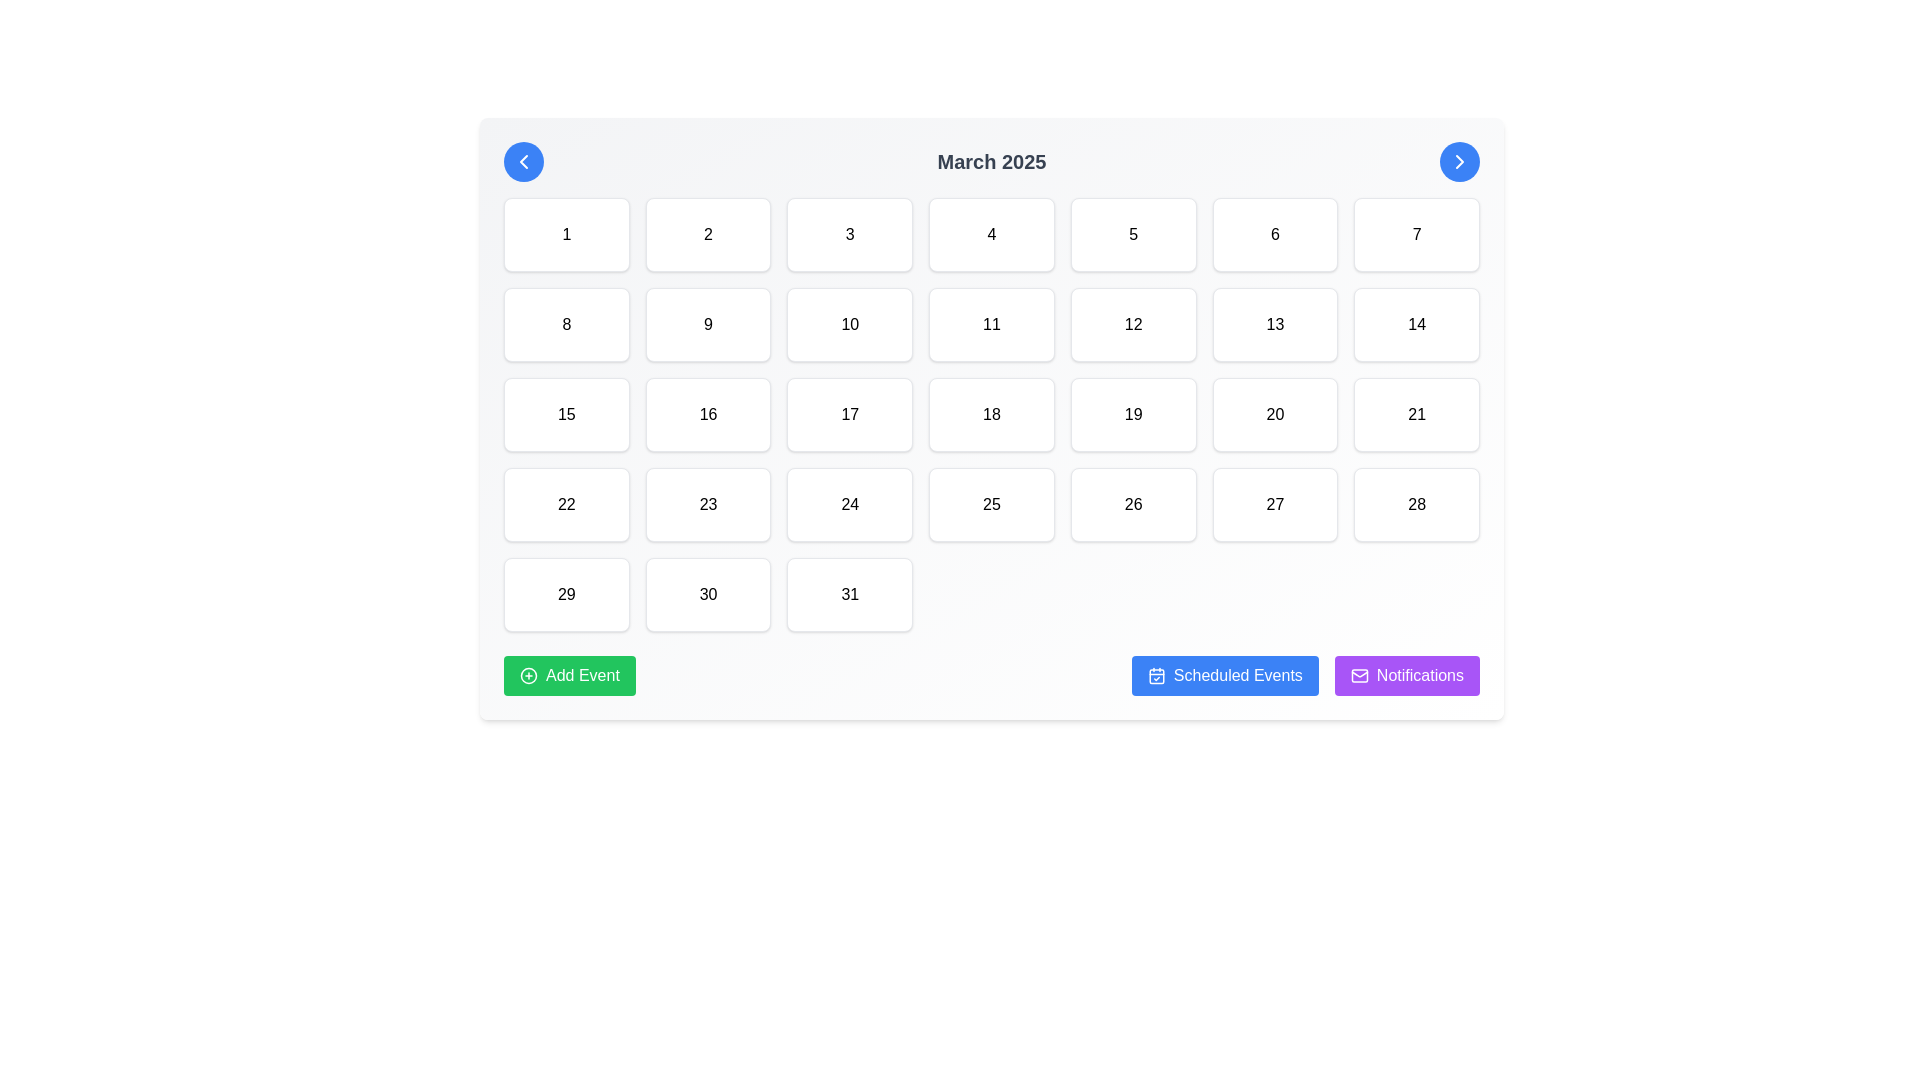 This screenshot has width=1920, height=1080. What do you see at coordinates (1274, 414) in the screenshot?
I see `the static card displaying the number '20', which is part of a grid layout and is located in the third row and sixth column` at bounding box center [1274, 414].